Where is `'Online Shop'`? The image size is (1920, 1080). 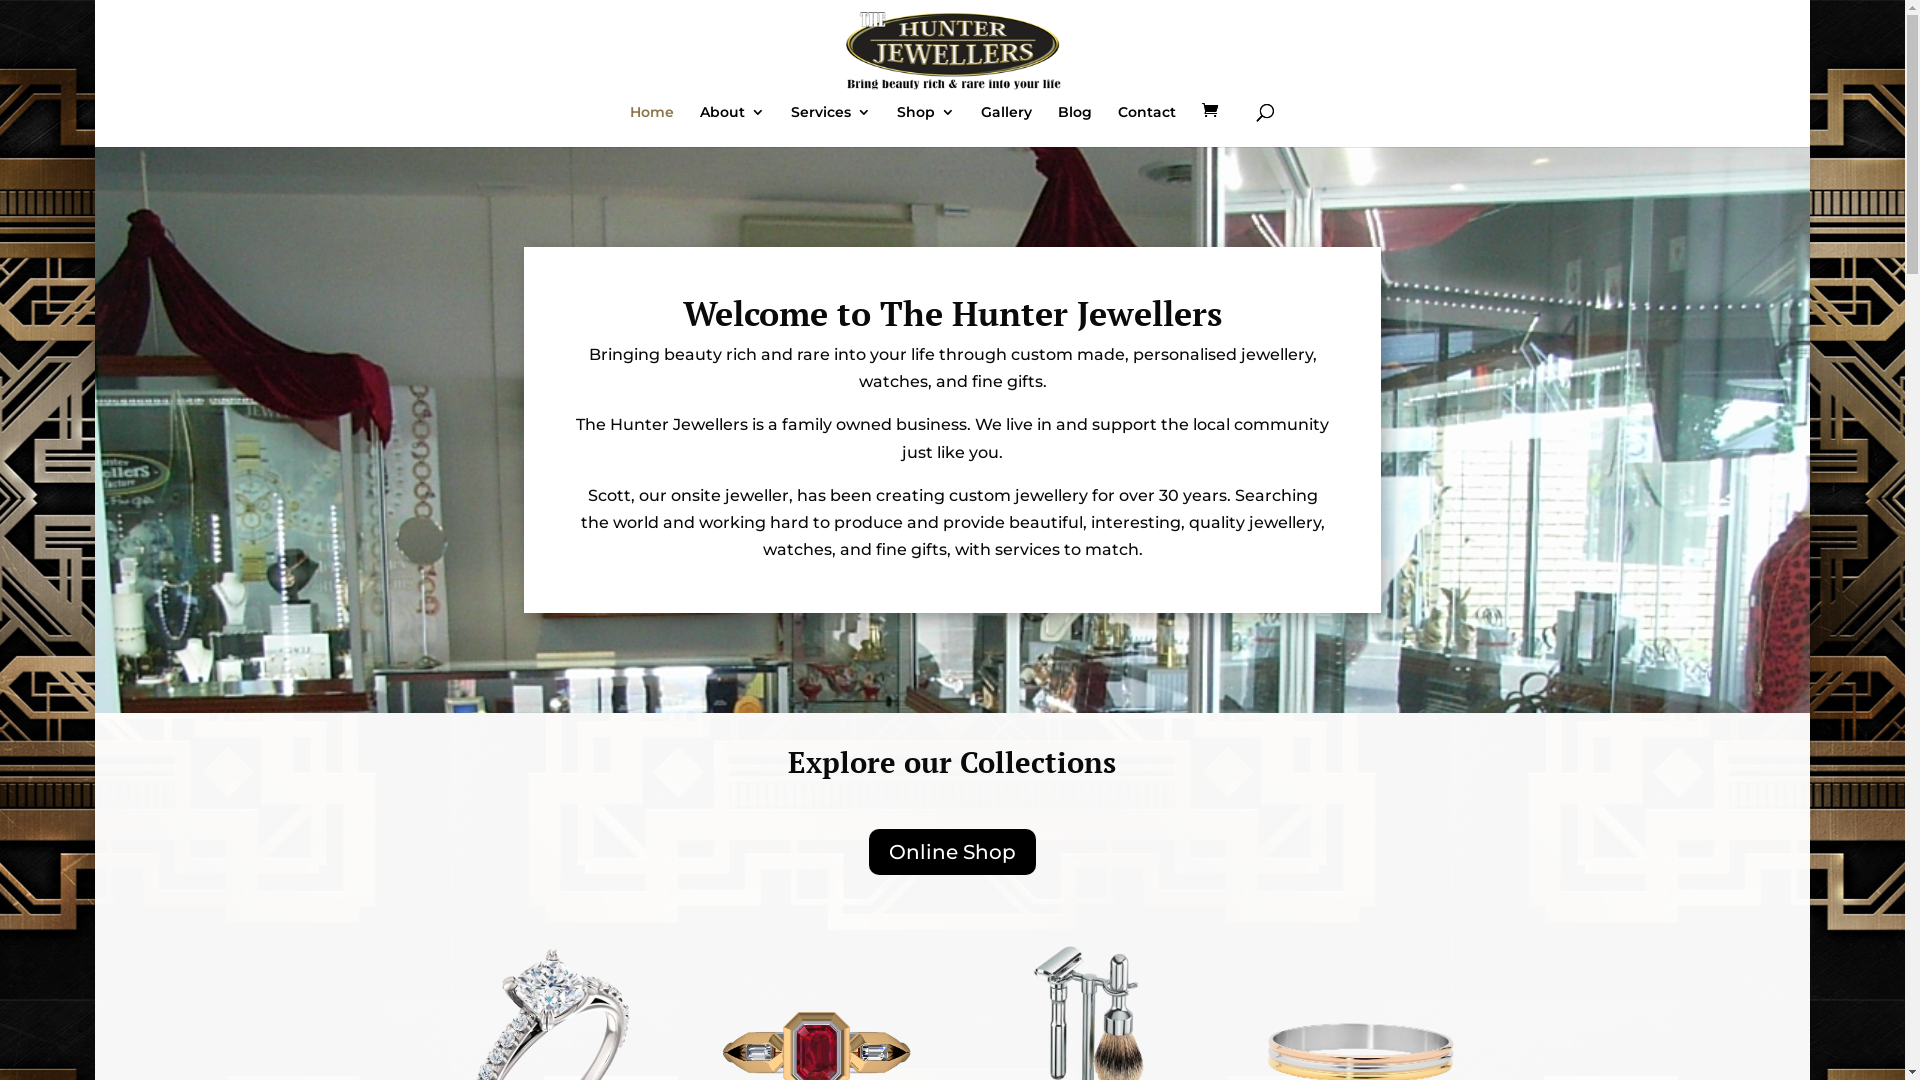
'Online Shop' is located at coordinates (868, 852).